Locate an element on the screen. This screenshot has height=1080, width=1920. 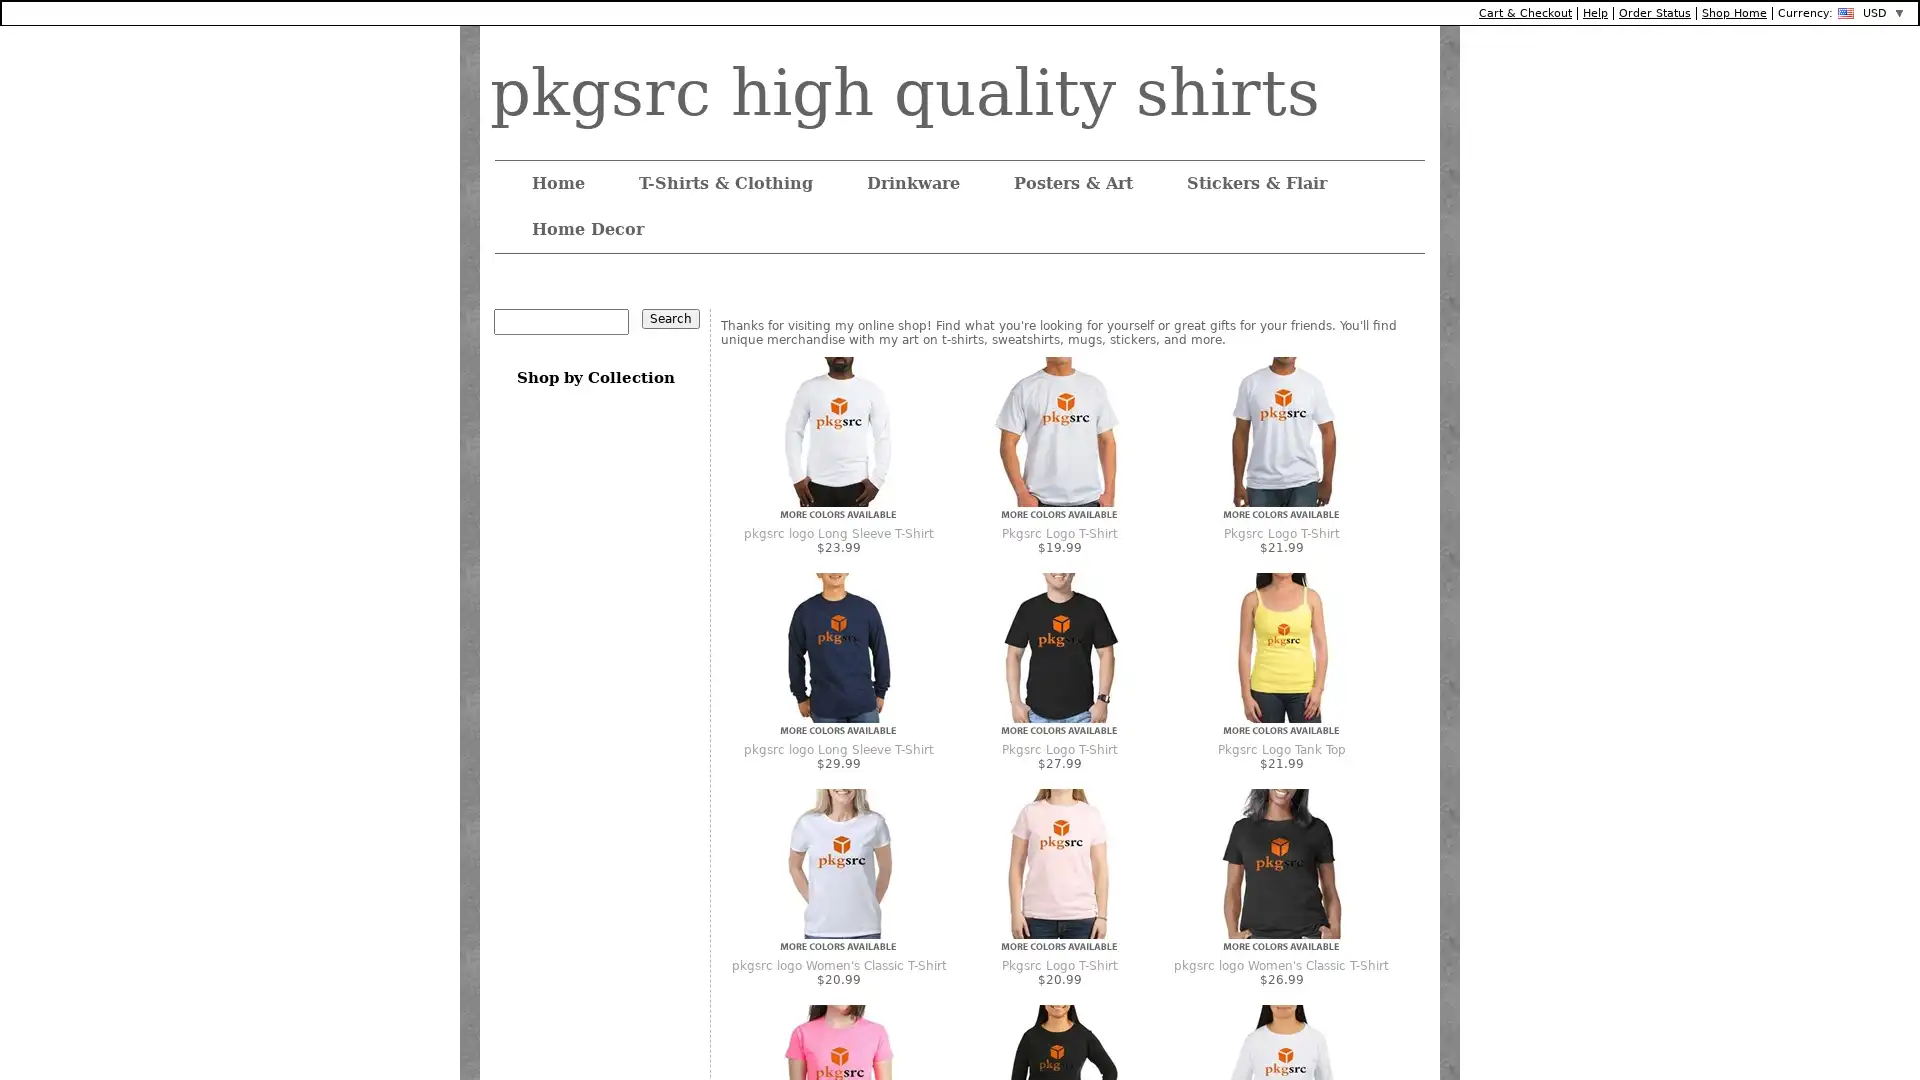
Search is located at coordinates (671, 318).